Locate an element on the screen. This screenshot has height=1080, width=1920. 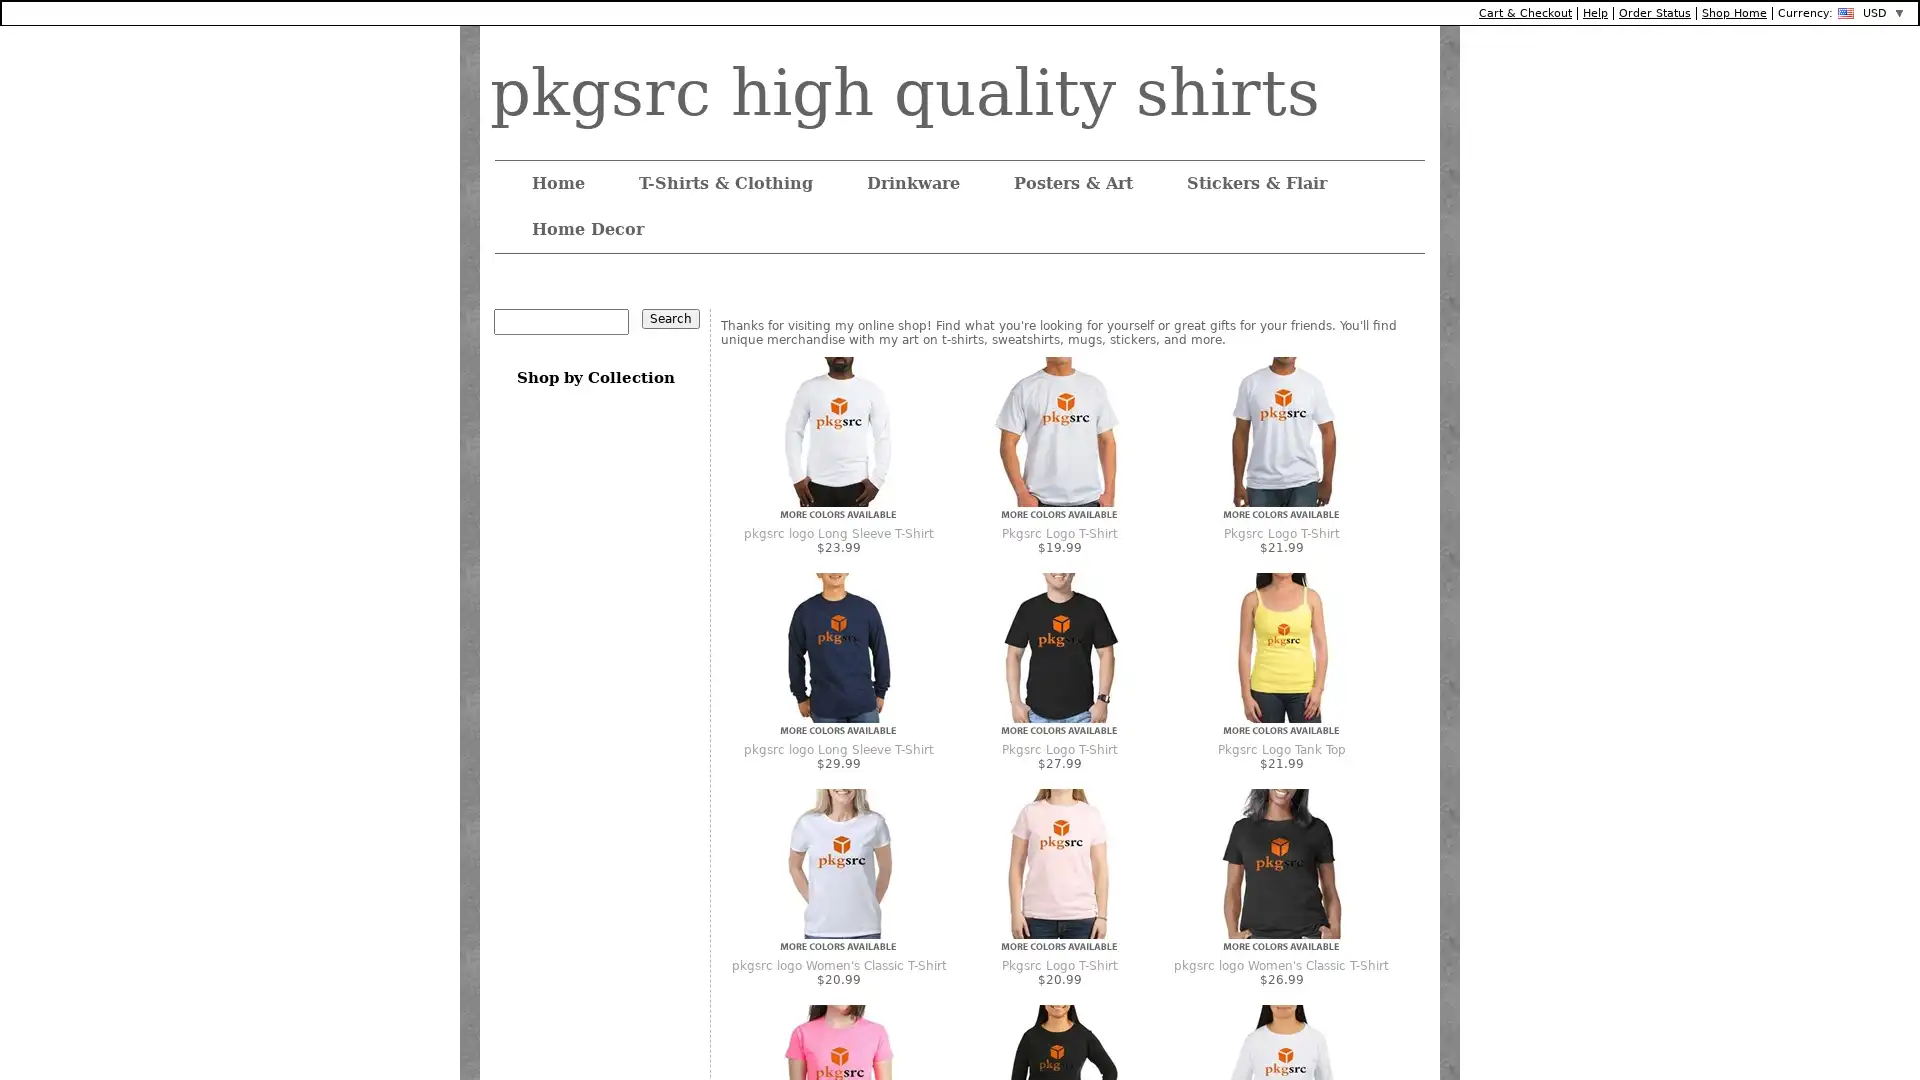
Search is located at coordinates (671, 318).